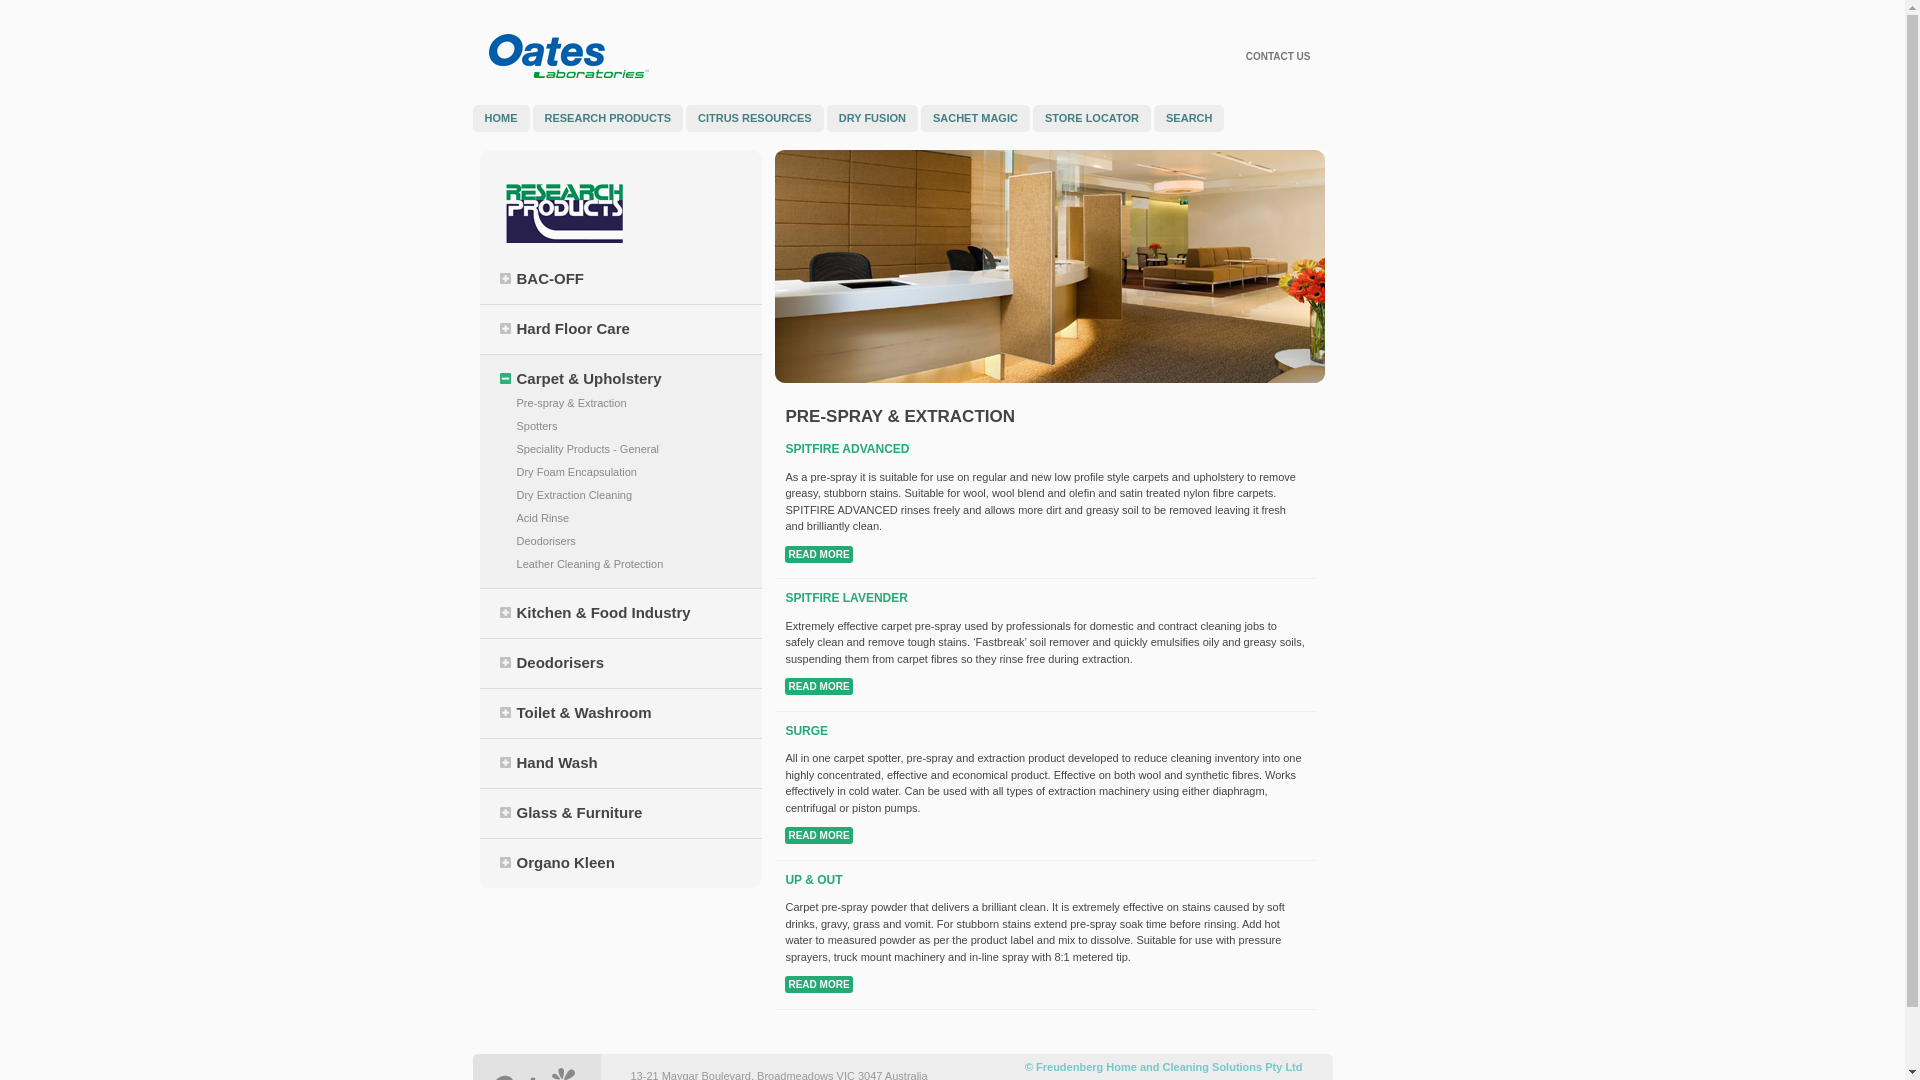 The height and width of the screenshot is (1080, 1920). What do you see at coordinates (589, 563) in the screenshot?
I see `'Leather Cleaning & Protection'` at bounding box center [589, 563].